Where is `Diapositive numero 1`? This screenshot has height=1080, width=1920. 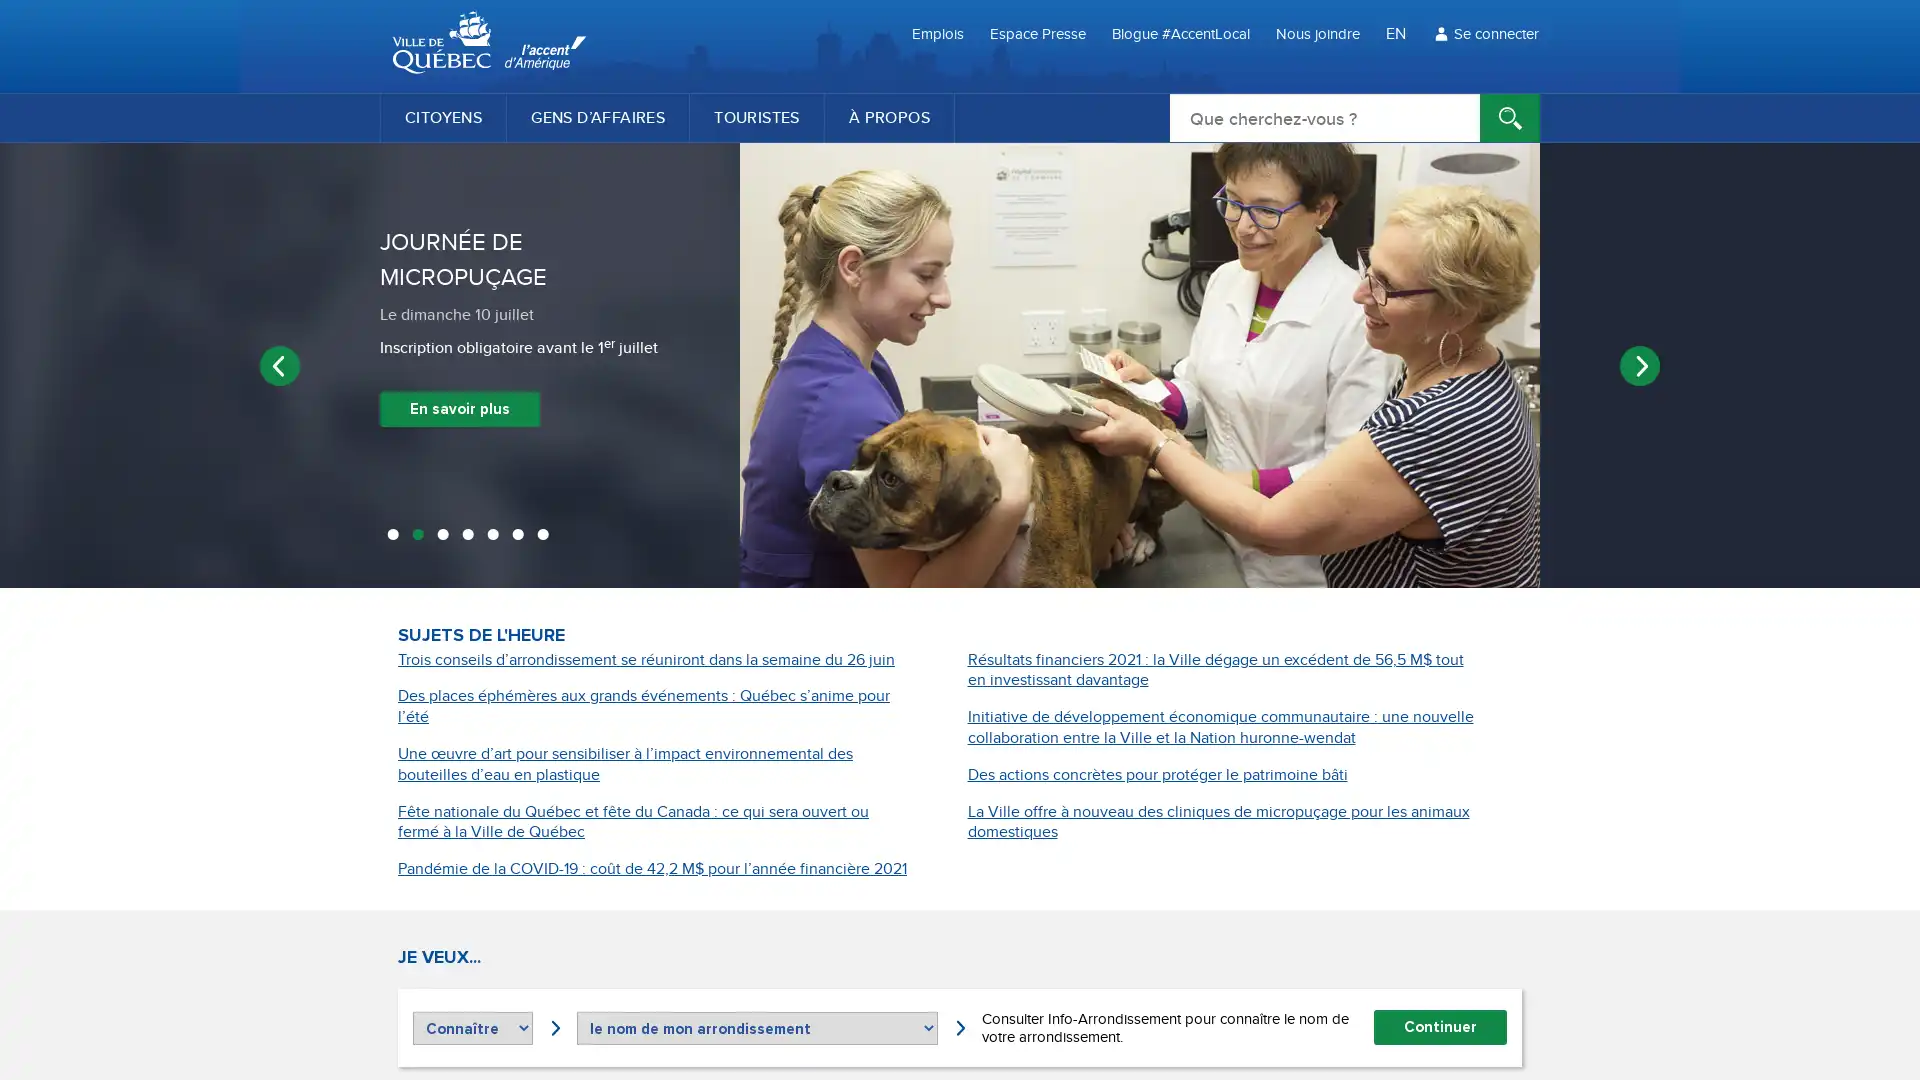 Diapositive numero 1 is located at coordinates (392, 535).